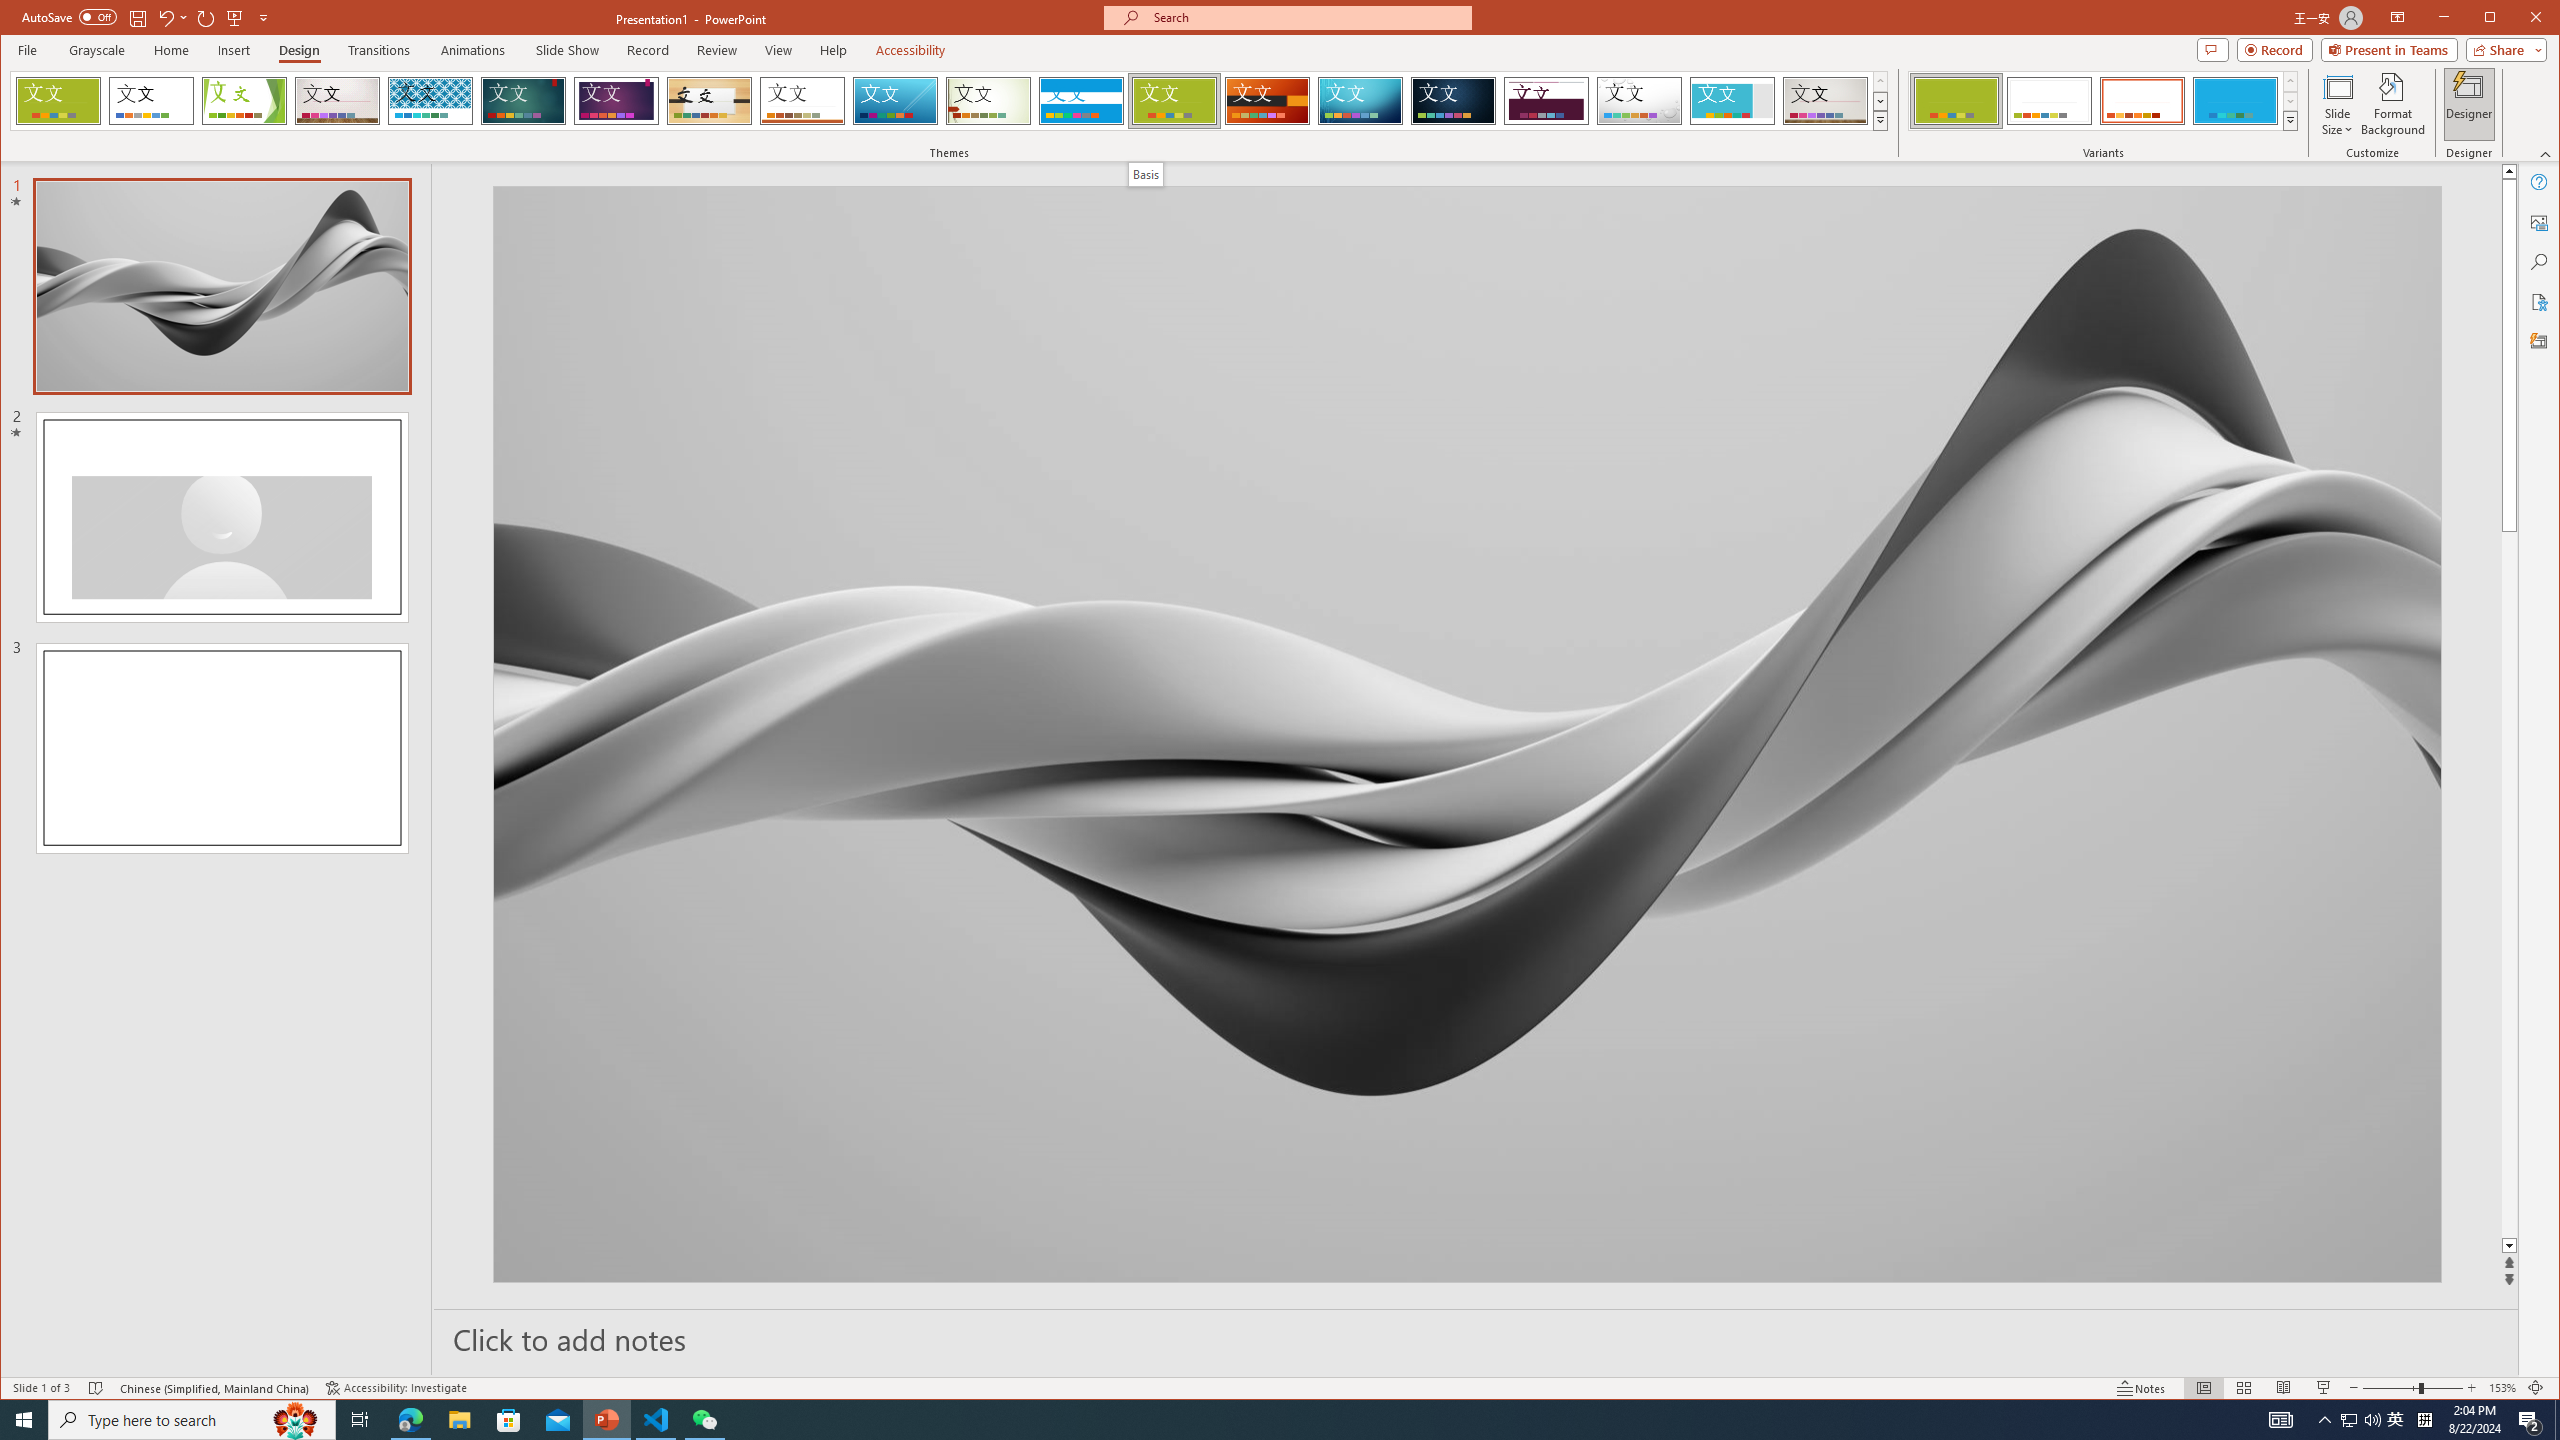  What do you see at coordinates (429, 100) in the screenshot?
I see `'Integral'` at bounding box center [429, 100].